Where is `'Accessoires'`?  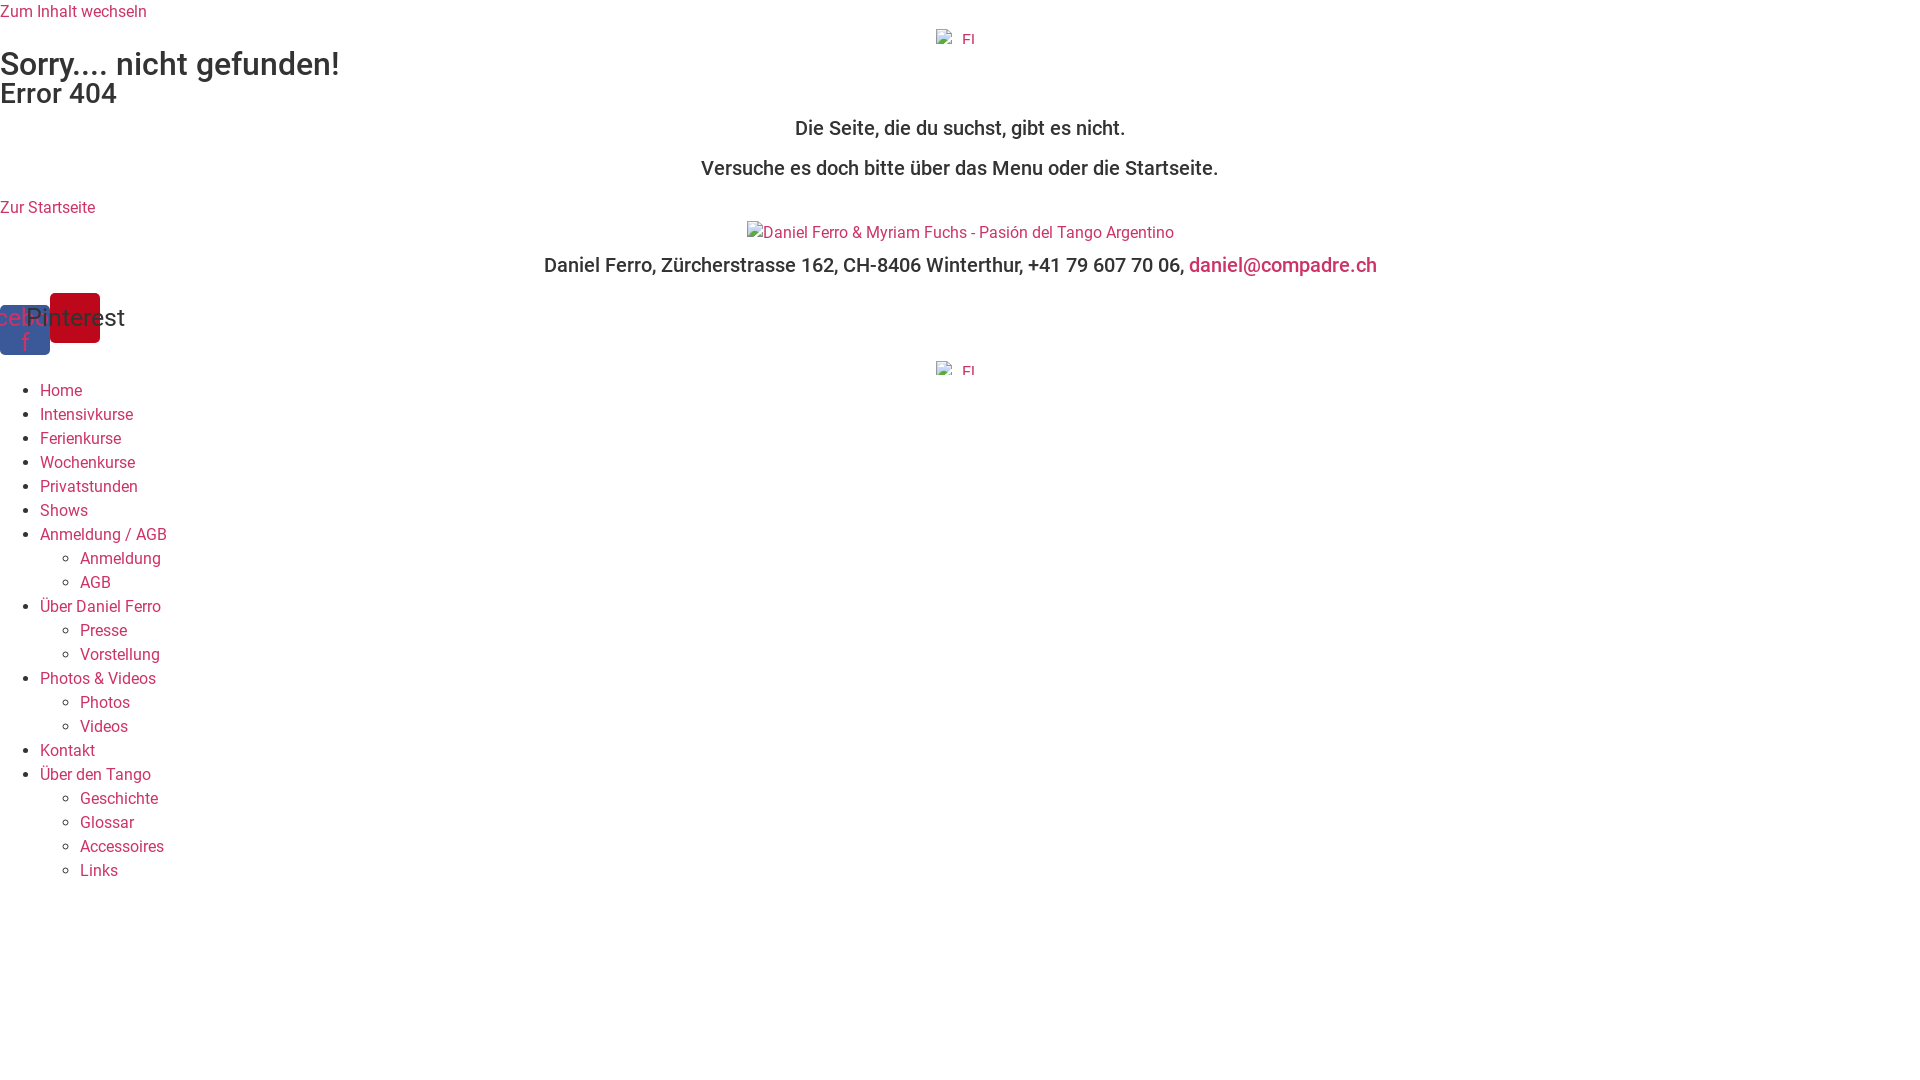
'Accessoires' is located at coordinates (80, 846).